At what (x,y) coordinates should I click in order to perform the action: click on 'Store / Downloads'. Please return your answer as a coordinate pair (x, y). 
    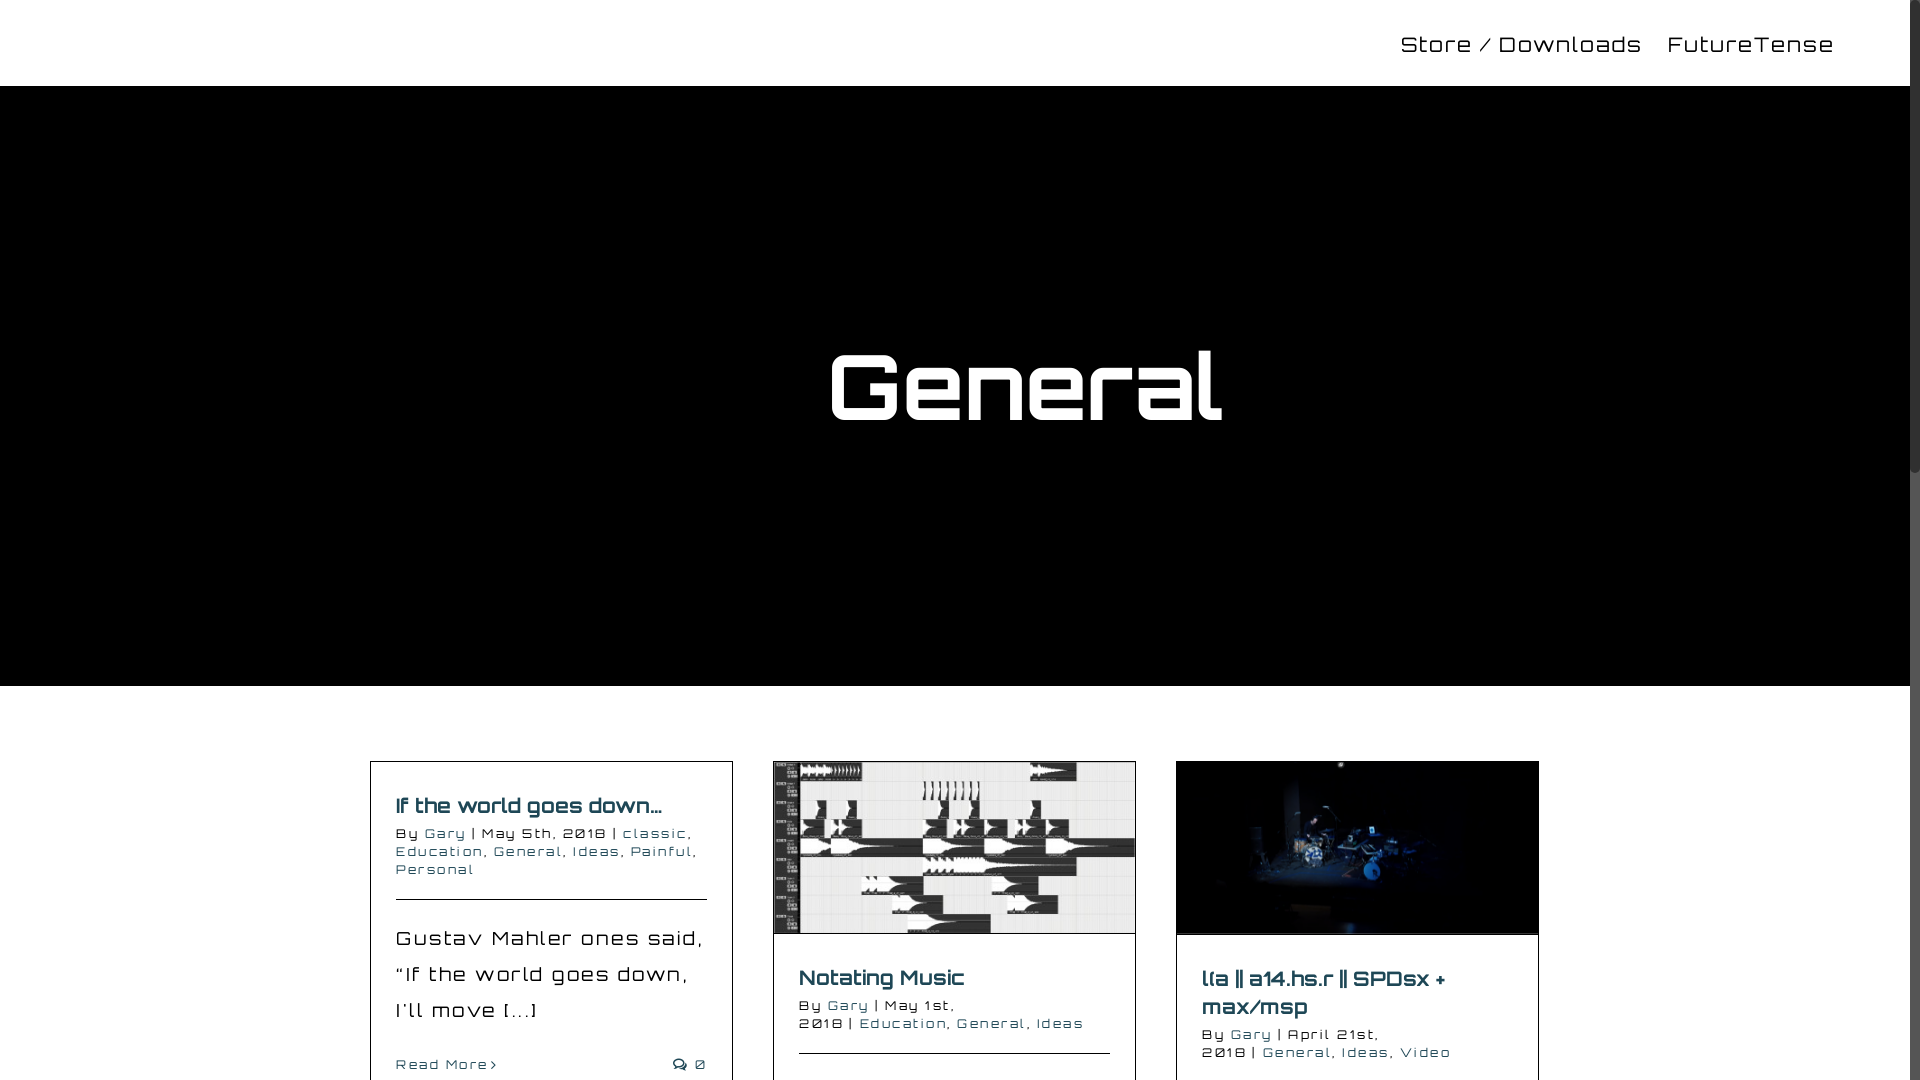
    Looking at the image, I should click on (1520, 42).